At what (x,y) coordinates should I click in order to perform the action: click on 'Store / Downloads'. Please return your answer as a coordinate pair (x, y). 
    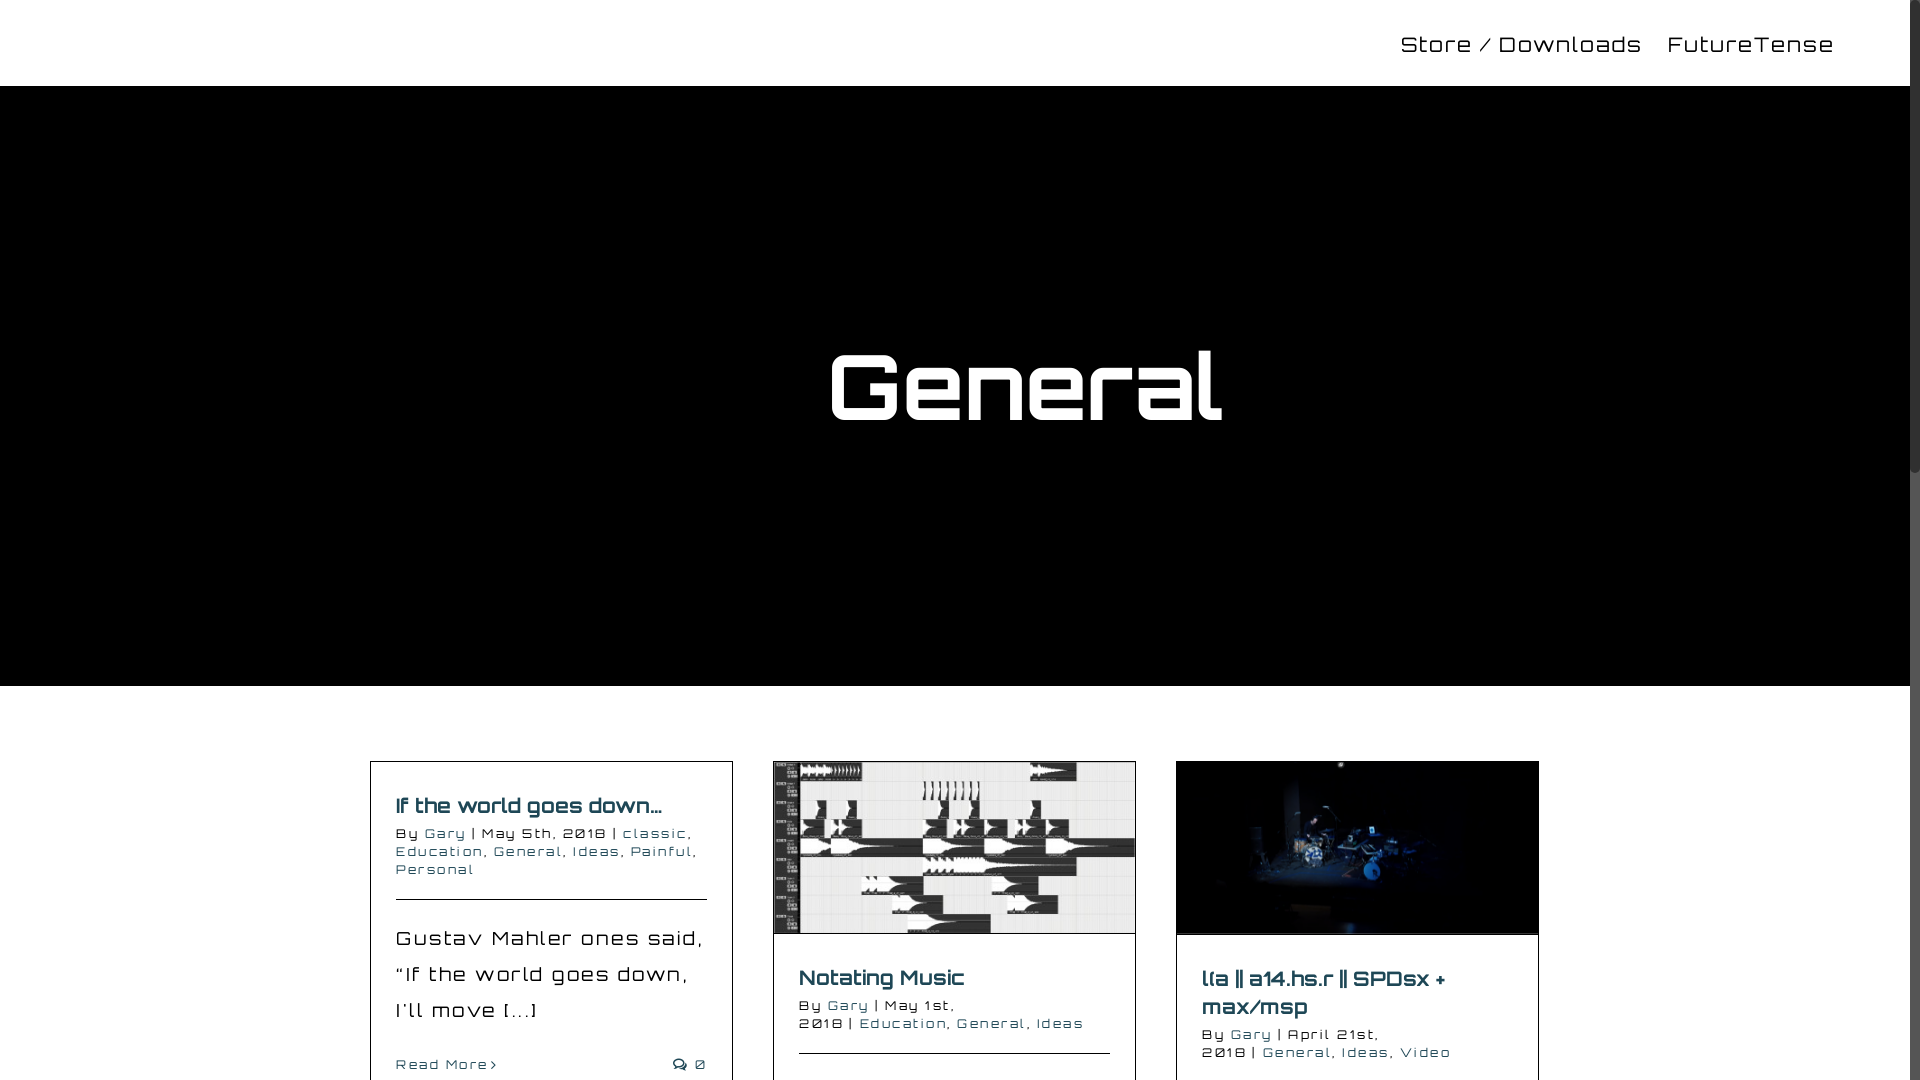
    Looking at the image, I should click on (1520, 42).